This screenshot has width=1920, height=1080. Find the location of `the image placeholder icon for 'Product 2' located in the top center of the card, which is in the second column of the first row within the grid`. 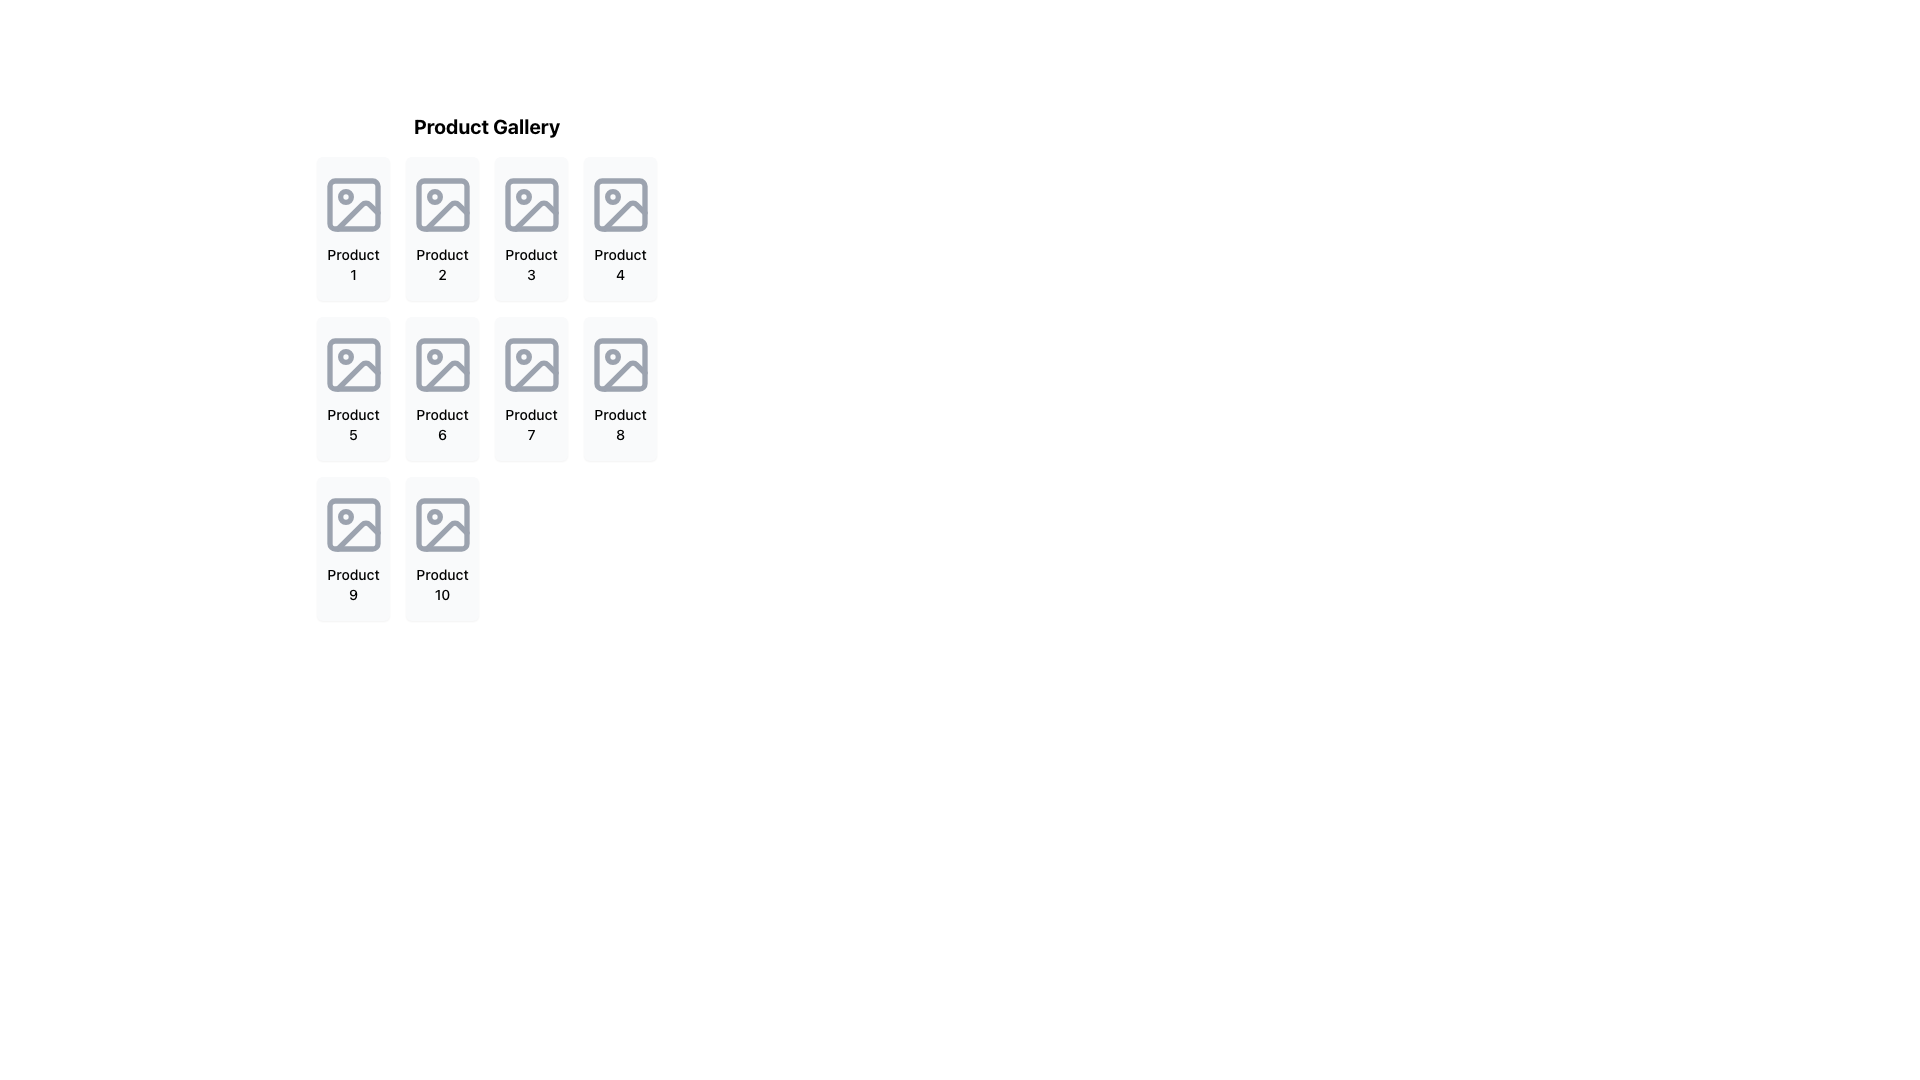

the image placeholder icon for 'Product 2' located in the top center of the card, which is in the second column of the first row within the grid is located at coordinates (441, 204).